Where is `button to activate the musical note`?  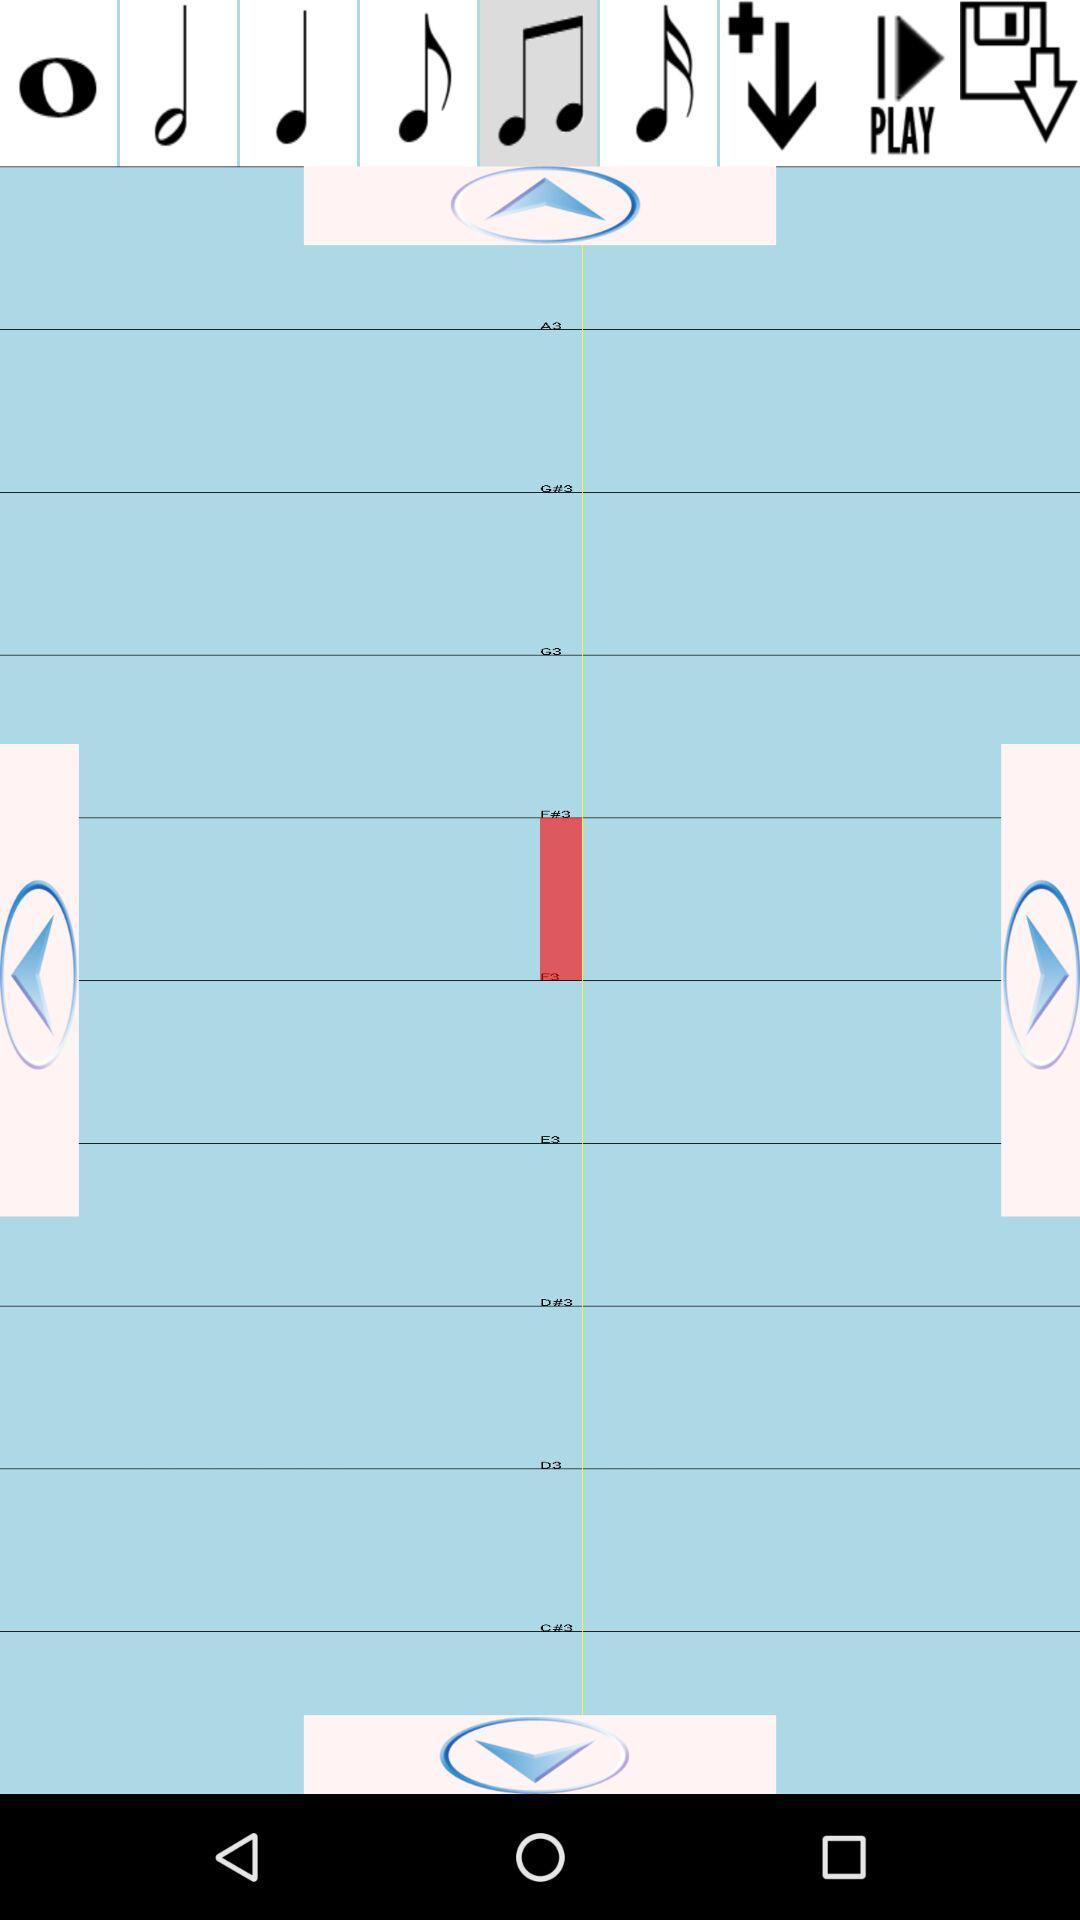
button to activate the musical note is located at coordinates (417, 82).